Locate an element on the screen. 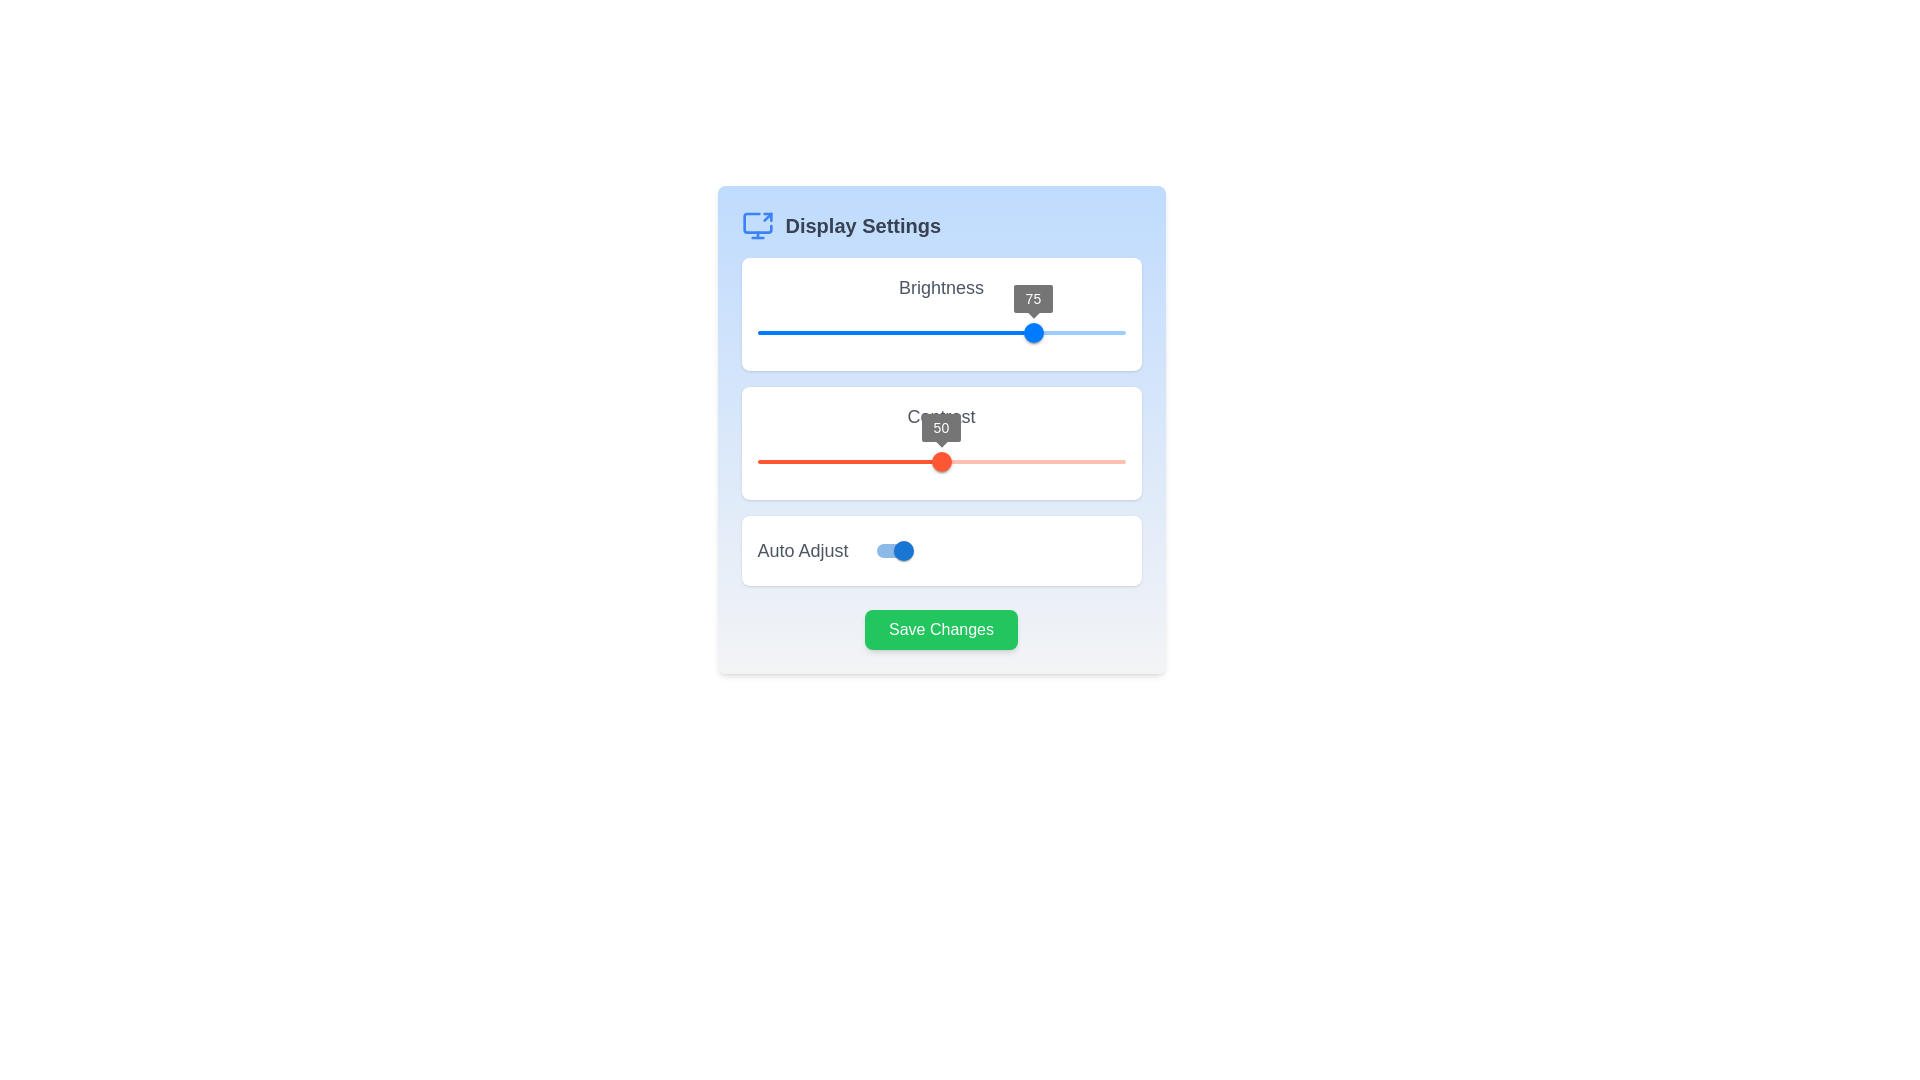 Image resolution: width=1920 pixels, height=1080 pixels. contrast slider is located at coordinates (1109, 462).